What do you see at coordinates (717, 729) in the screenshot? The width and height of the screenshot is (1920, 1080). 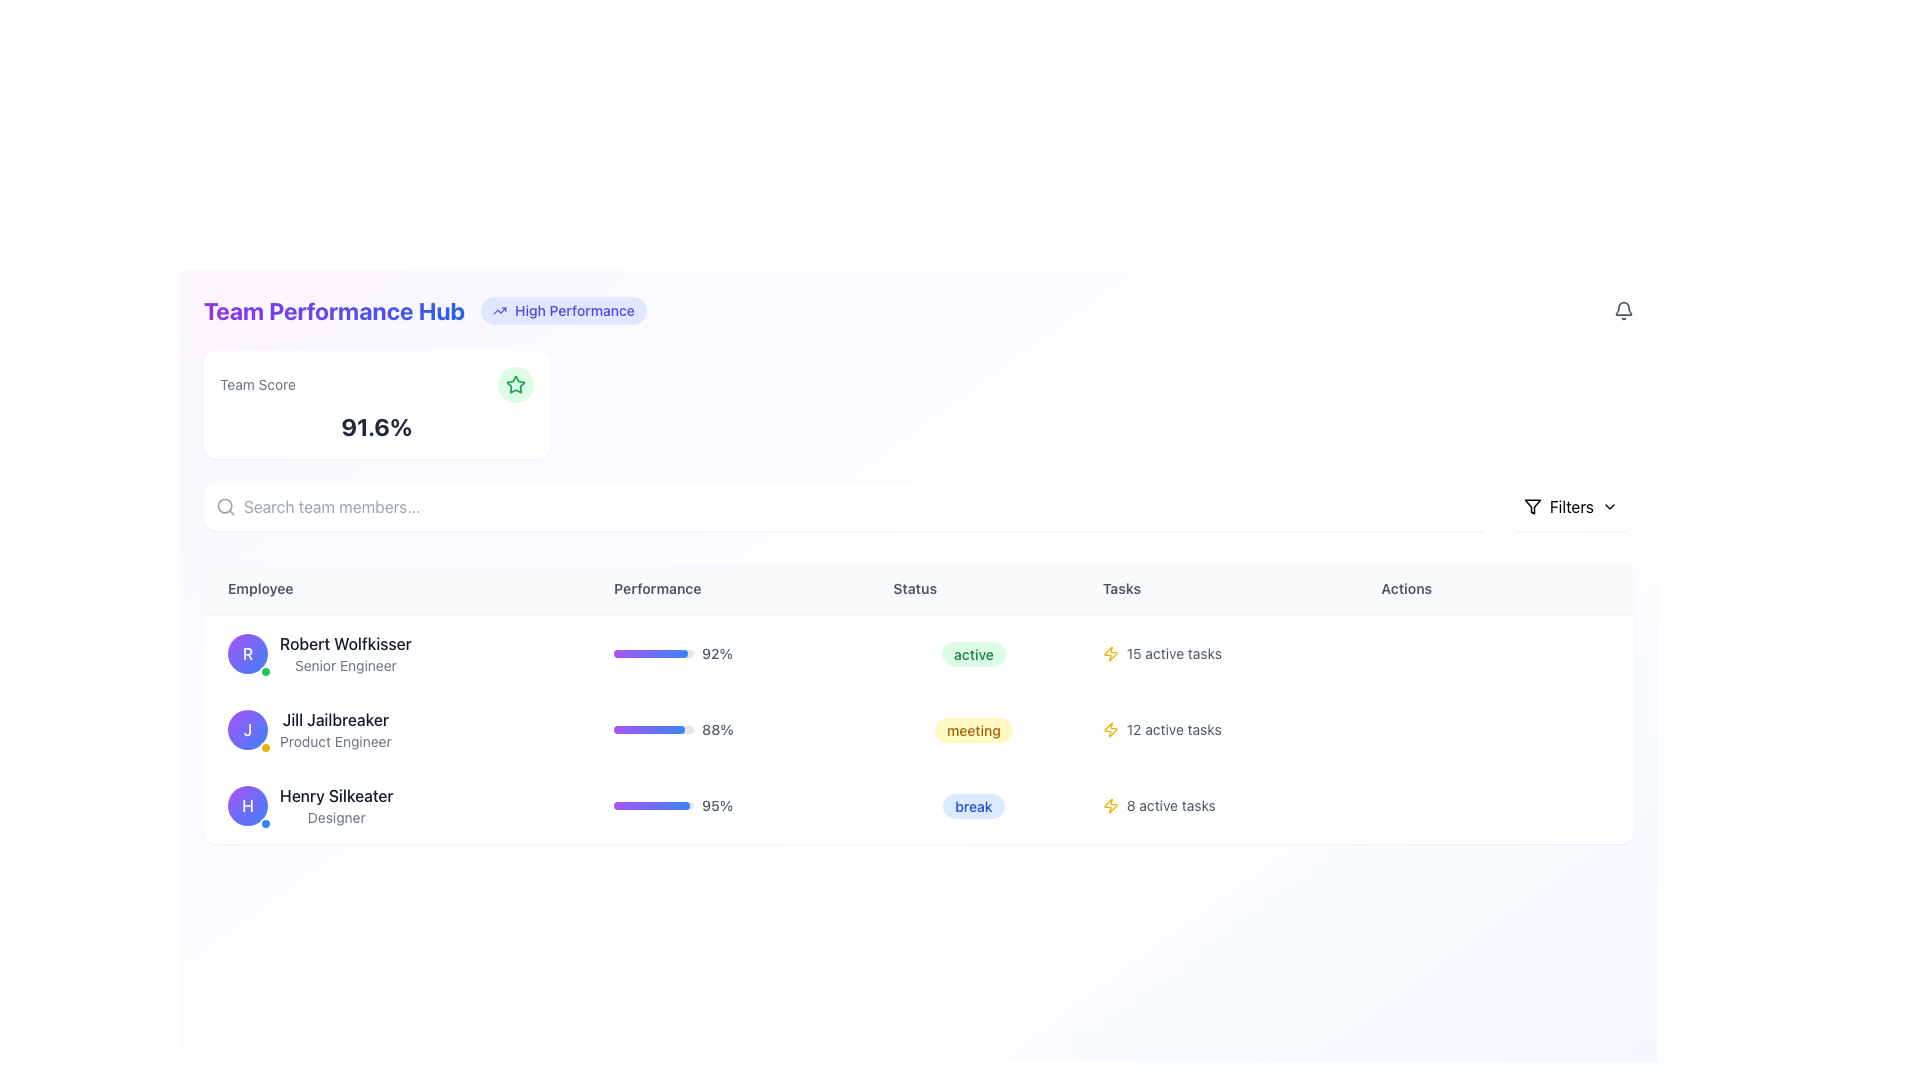 I see `the Text label displaying the performance score for 'Jill Jailbreaker' in the Performance column, located to the right of the gradient progress bar` at bounding box center [717, 729].